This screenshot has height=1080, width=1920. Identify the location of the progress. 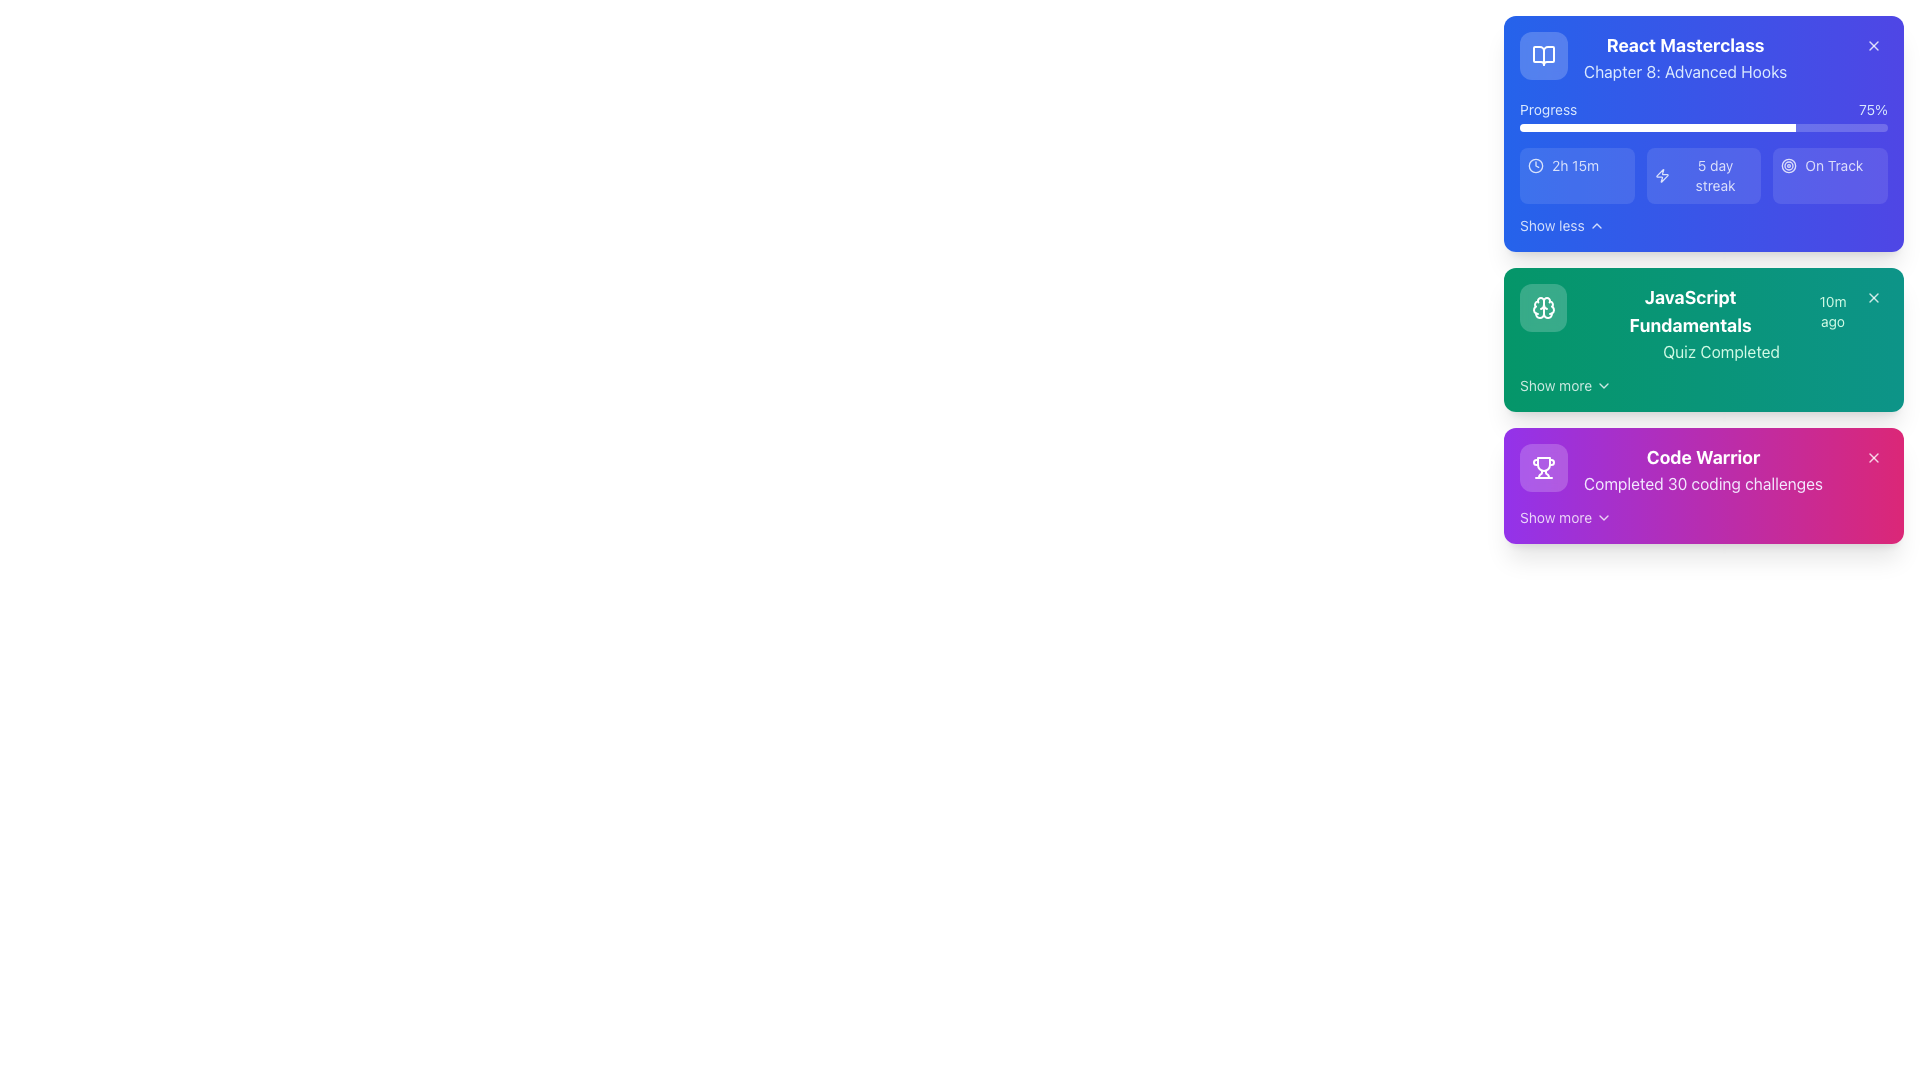
(1670, 127).